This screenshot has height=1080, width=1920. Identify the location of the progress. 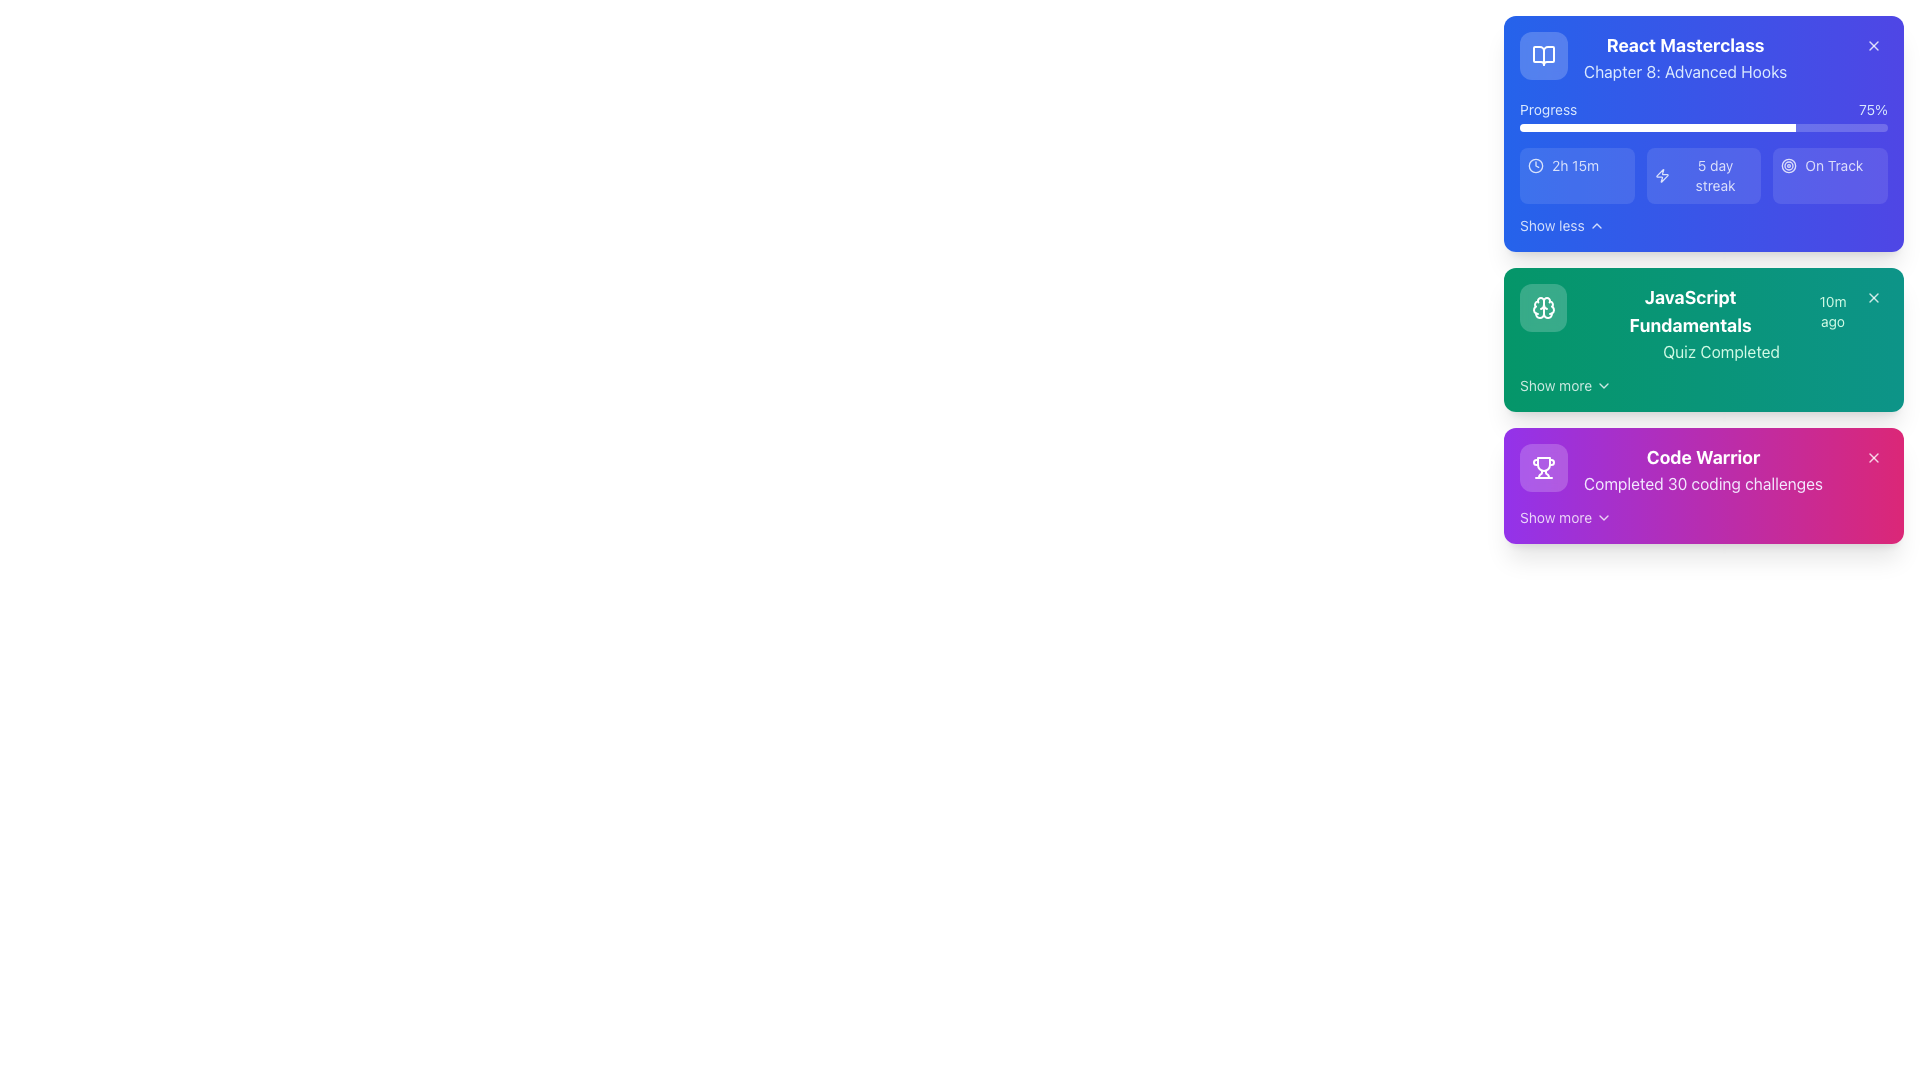
(1670, 127).